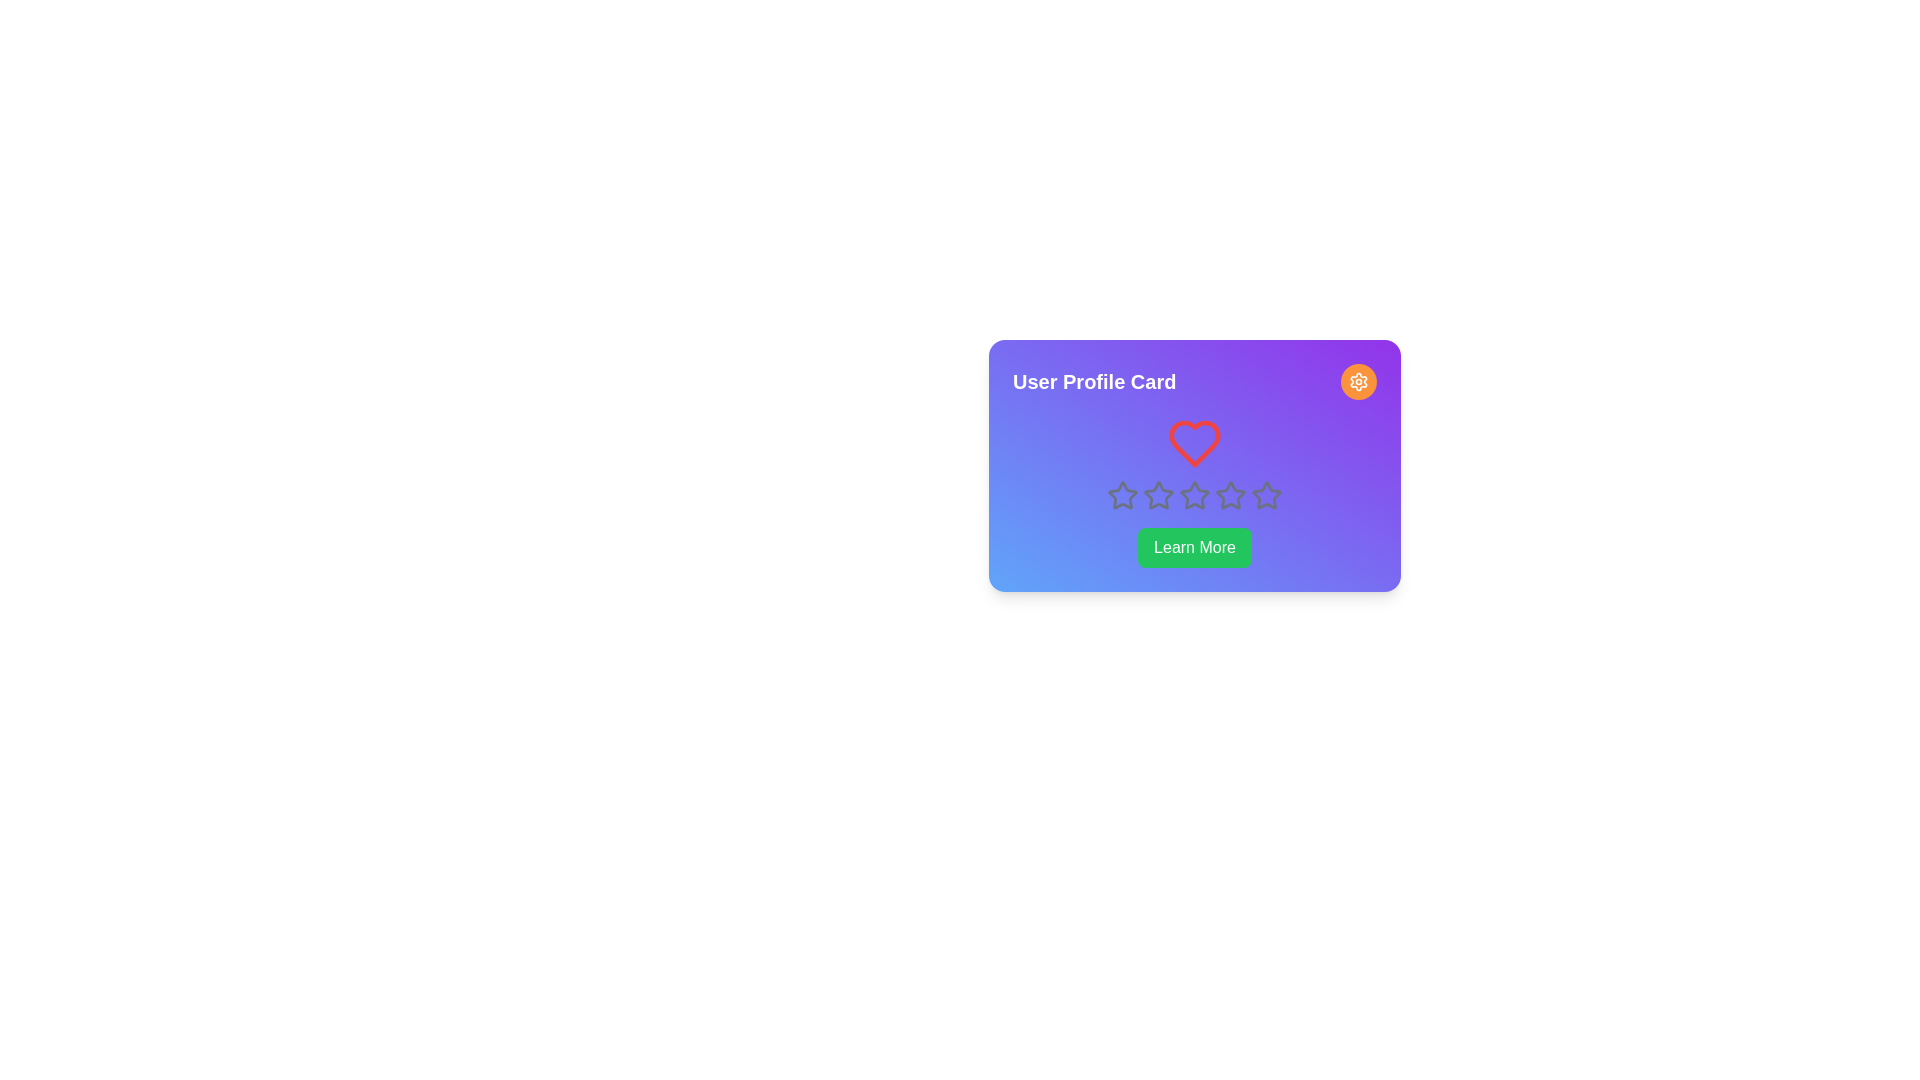 The image size is (1920, 1080). What do you see at coordinates (1358, 381) in the screenshot?
I see `the settings button located in the top-right corner of the 'User Profile Card'` at bounding box center [1358, 381].